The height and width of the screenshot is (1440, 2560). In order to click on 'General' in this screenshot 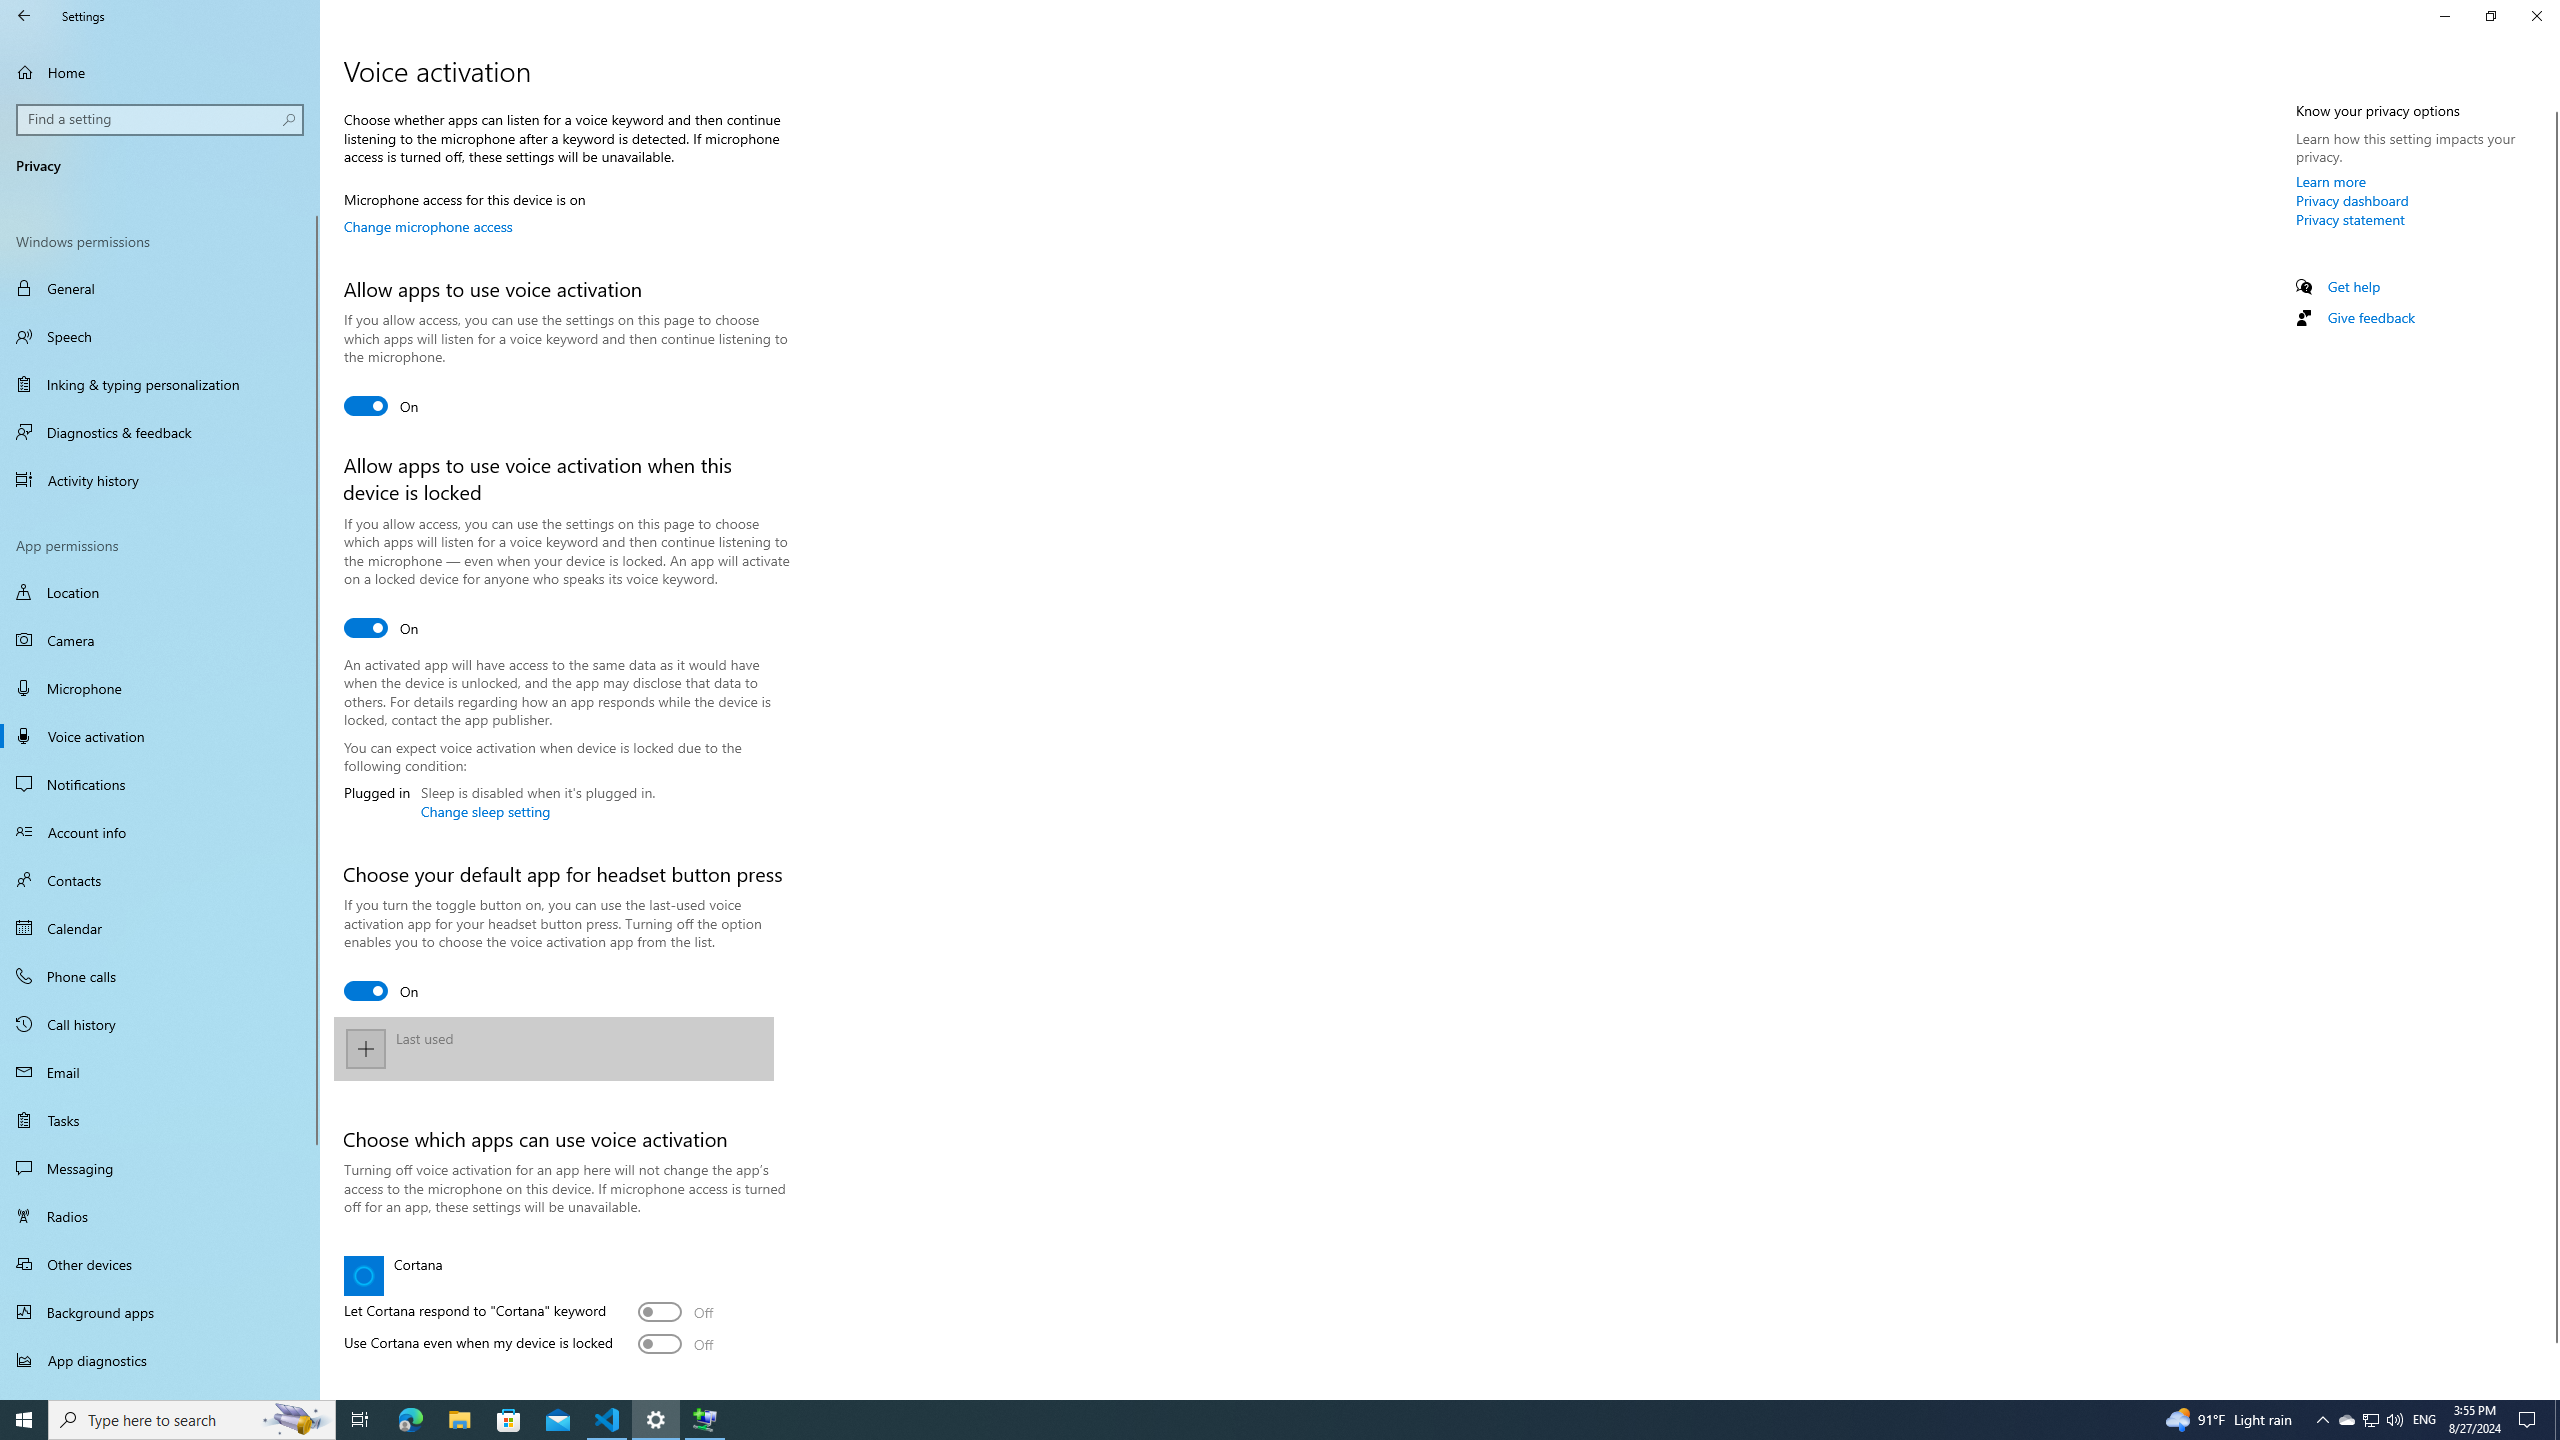, I will do `click(159, 287)`.